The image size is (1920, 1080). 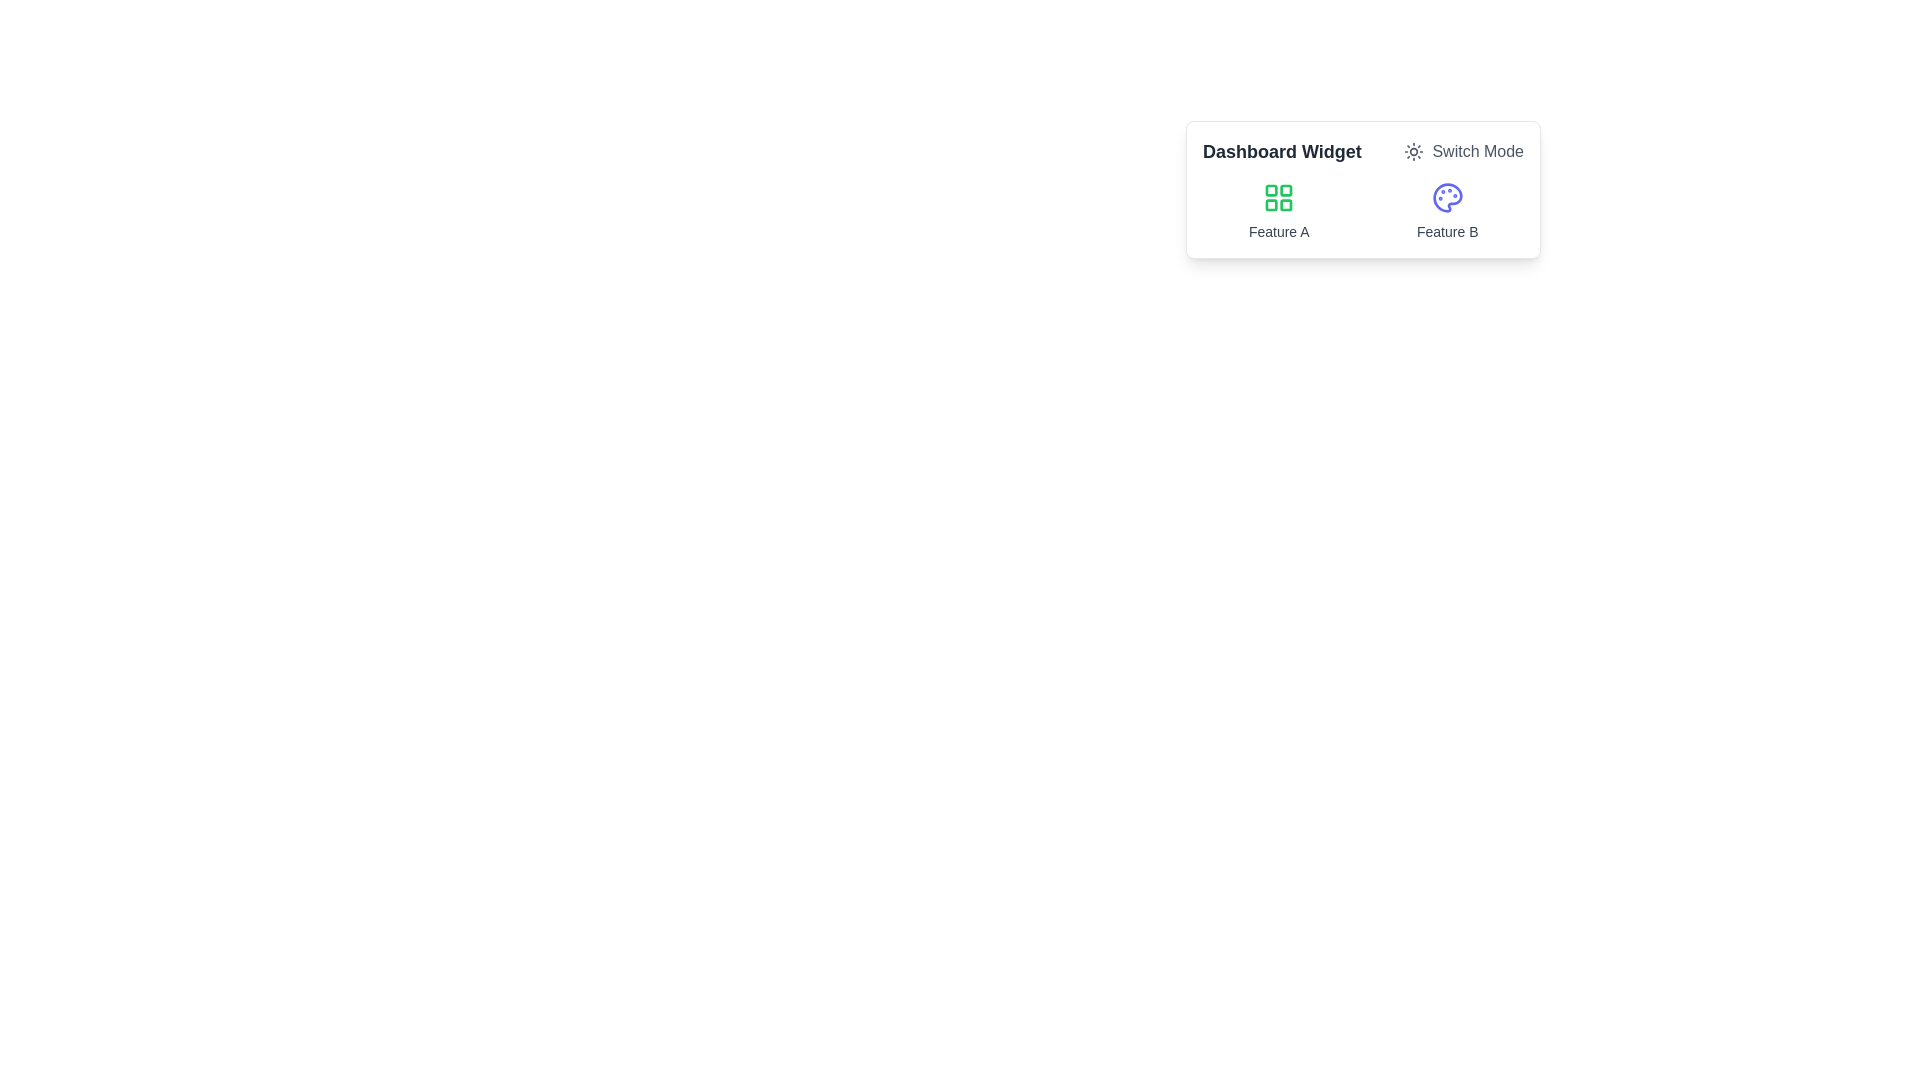 I want to click on the descriptive text label indicating the purpose of the associated green grid icon, positioned directly below the icon within the dashboard widget, so click(x=1278, y=230).